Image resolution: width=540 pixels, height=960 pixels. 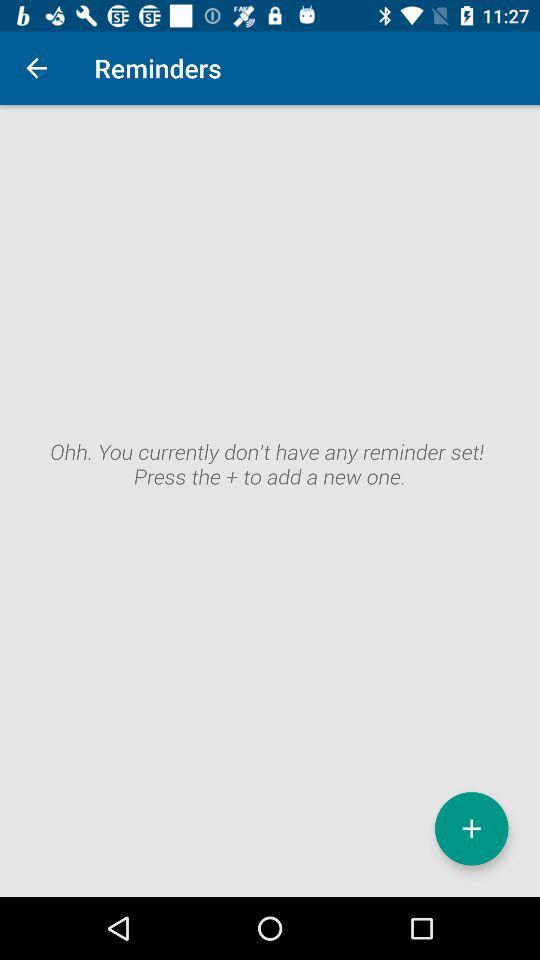 What do you see at coordinates (270, 500) in the screenshot?
I see `reminder section` at bounding box center [270, 500].